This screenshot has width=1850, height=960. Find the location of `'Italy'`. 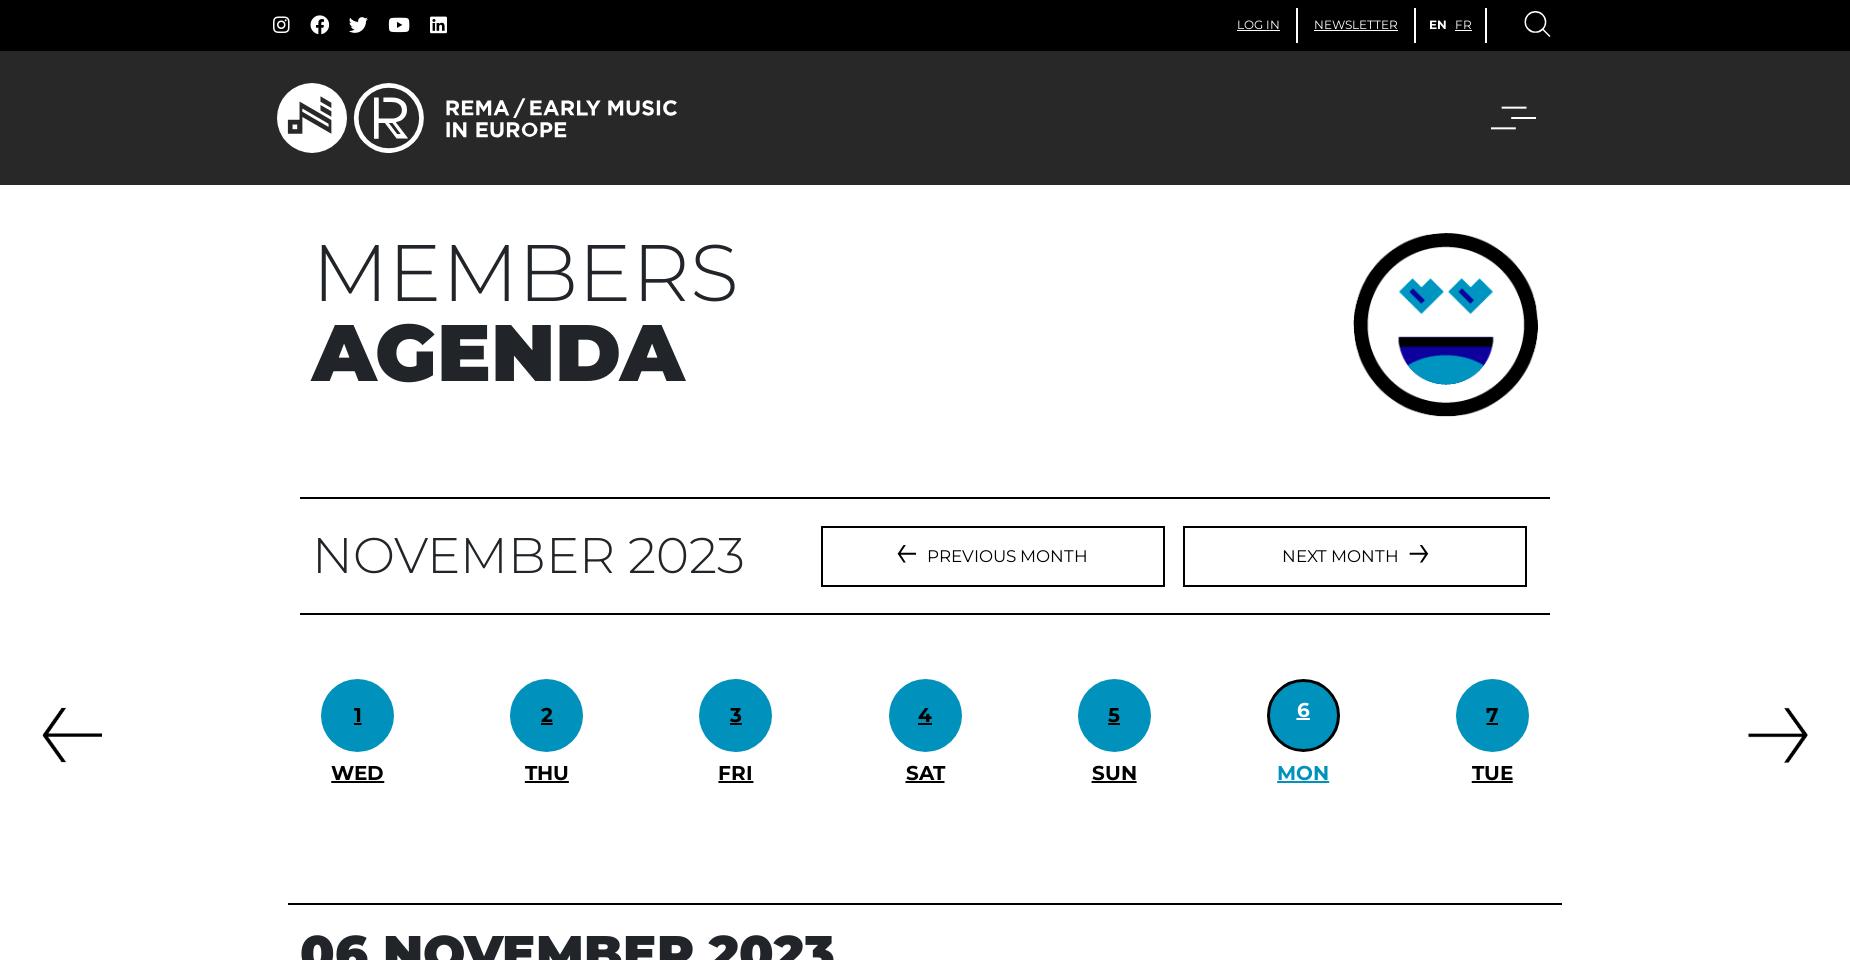

'Italy' is located at coordinates (915, 686).